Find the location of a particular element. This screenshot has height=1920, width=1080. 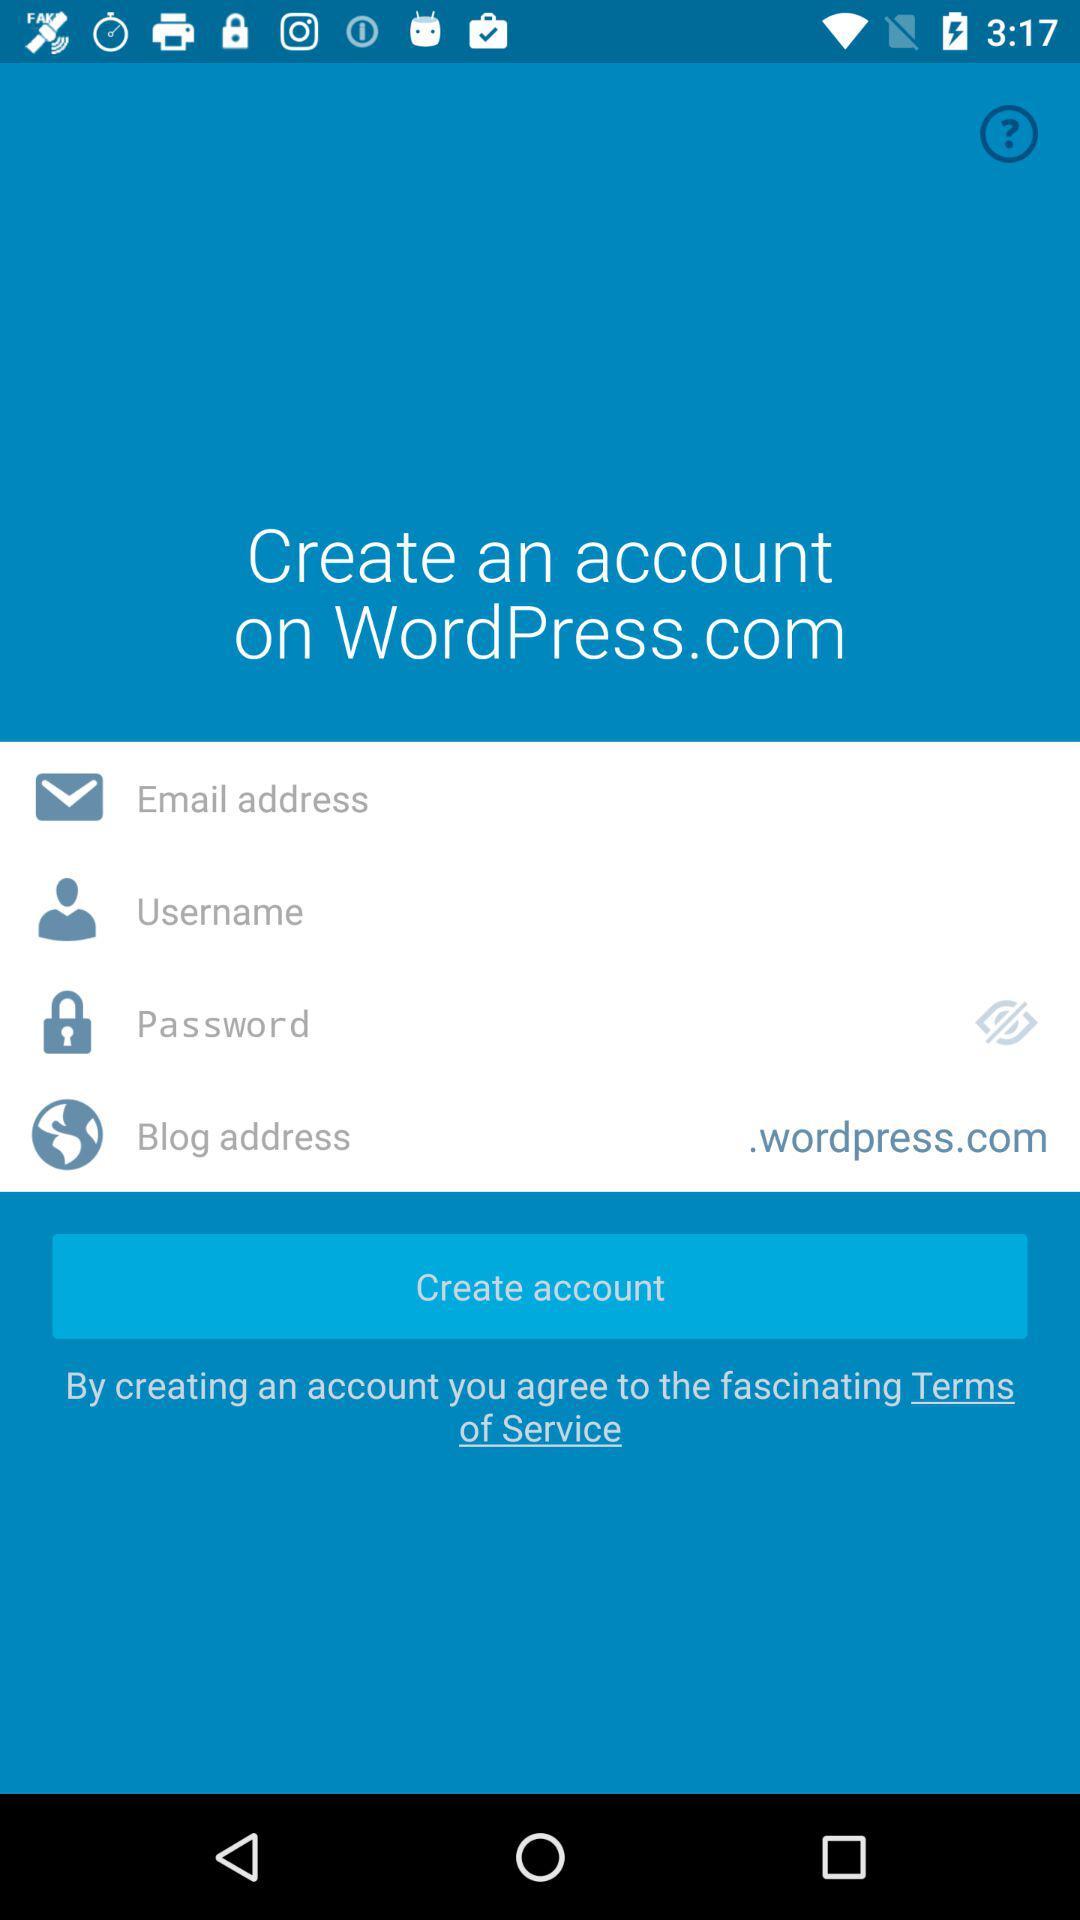

the visibility icon is located at coordinates (1006, 1022).